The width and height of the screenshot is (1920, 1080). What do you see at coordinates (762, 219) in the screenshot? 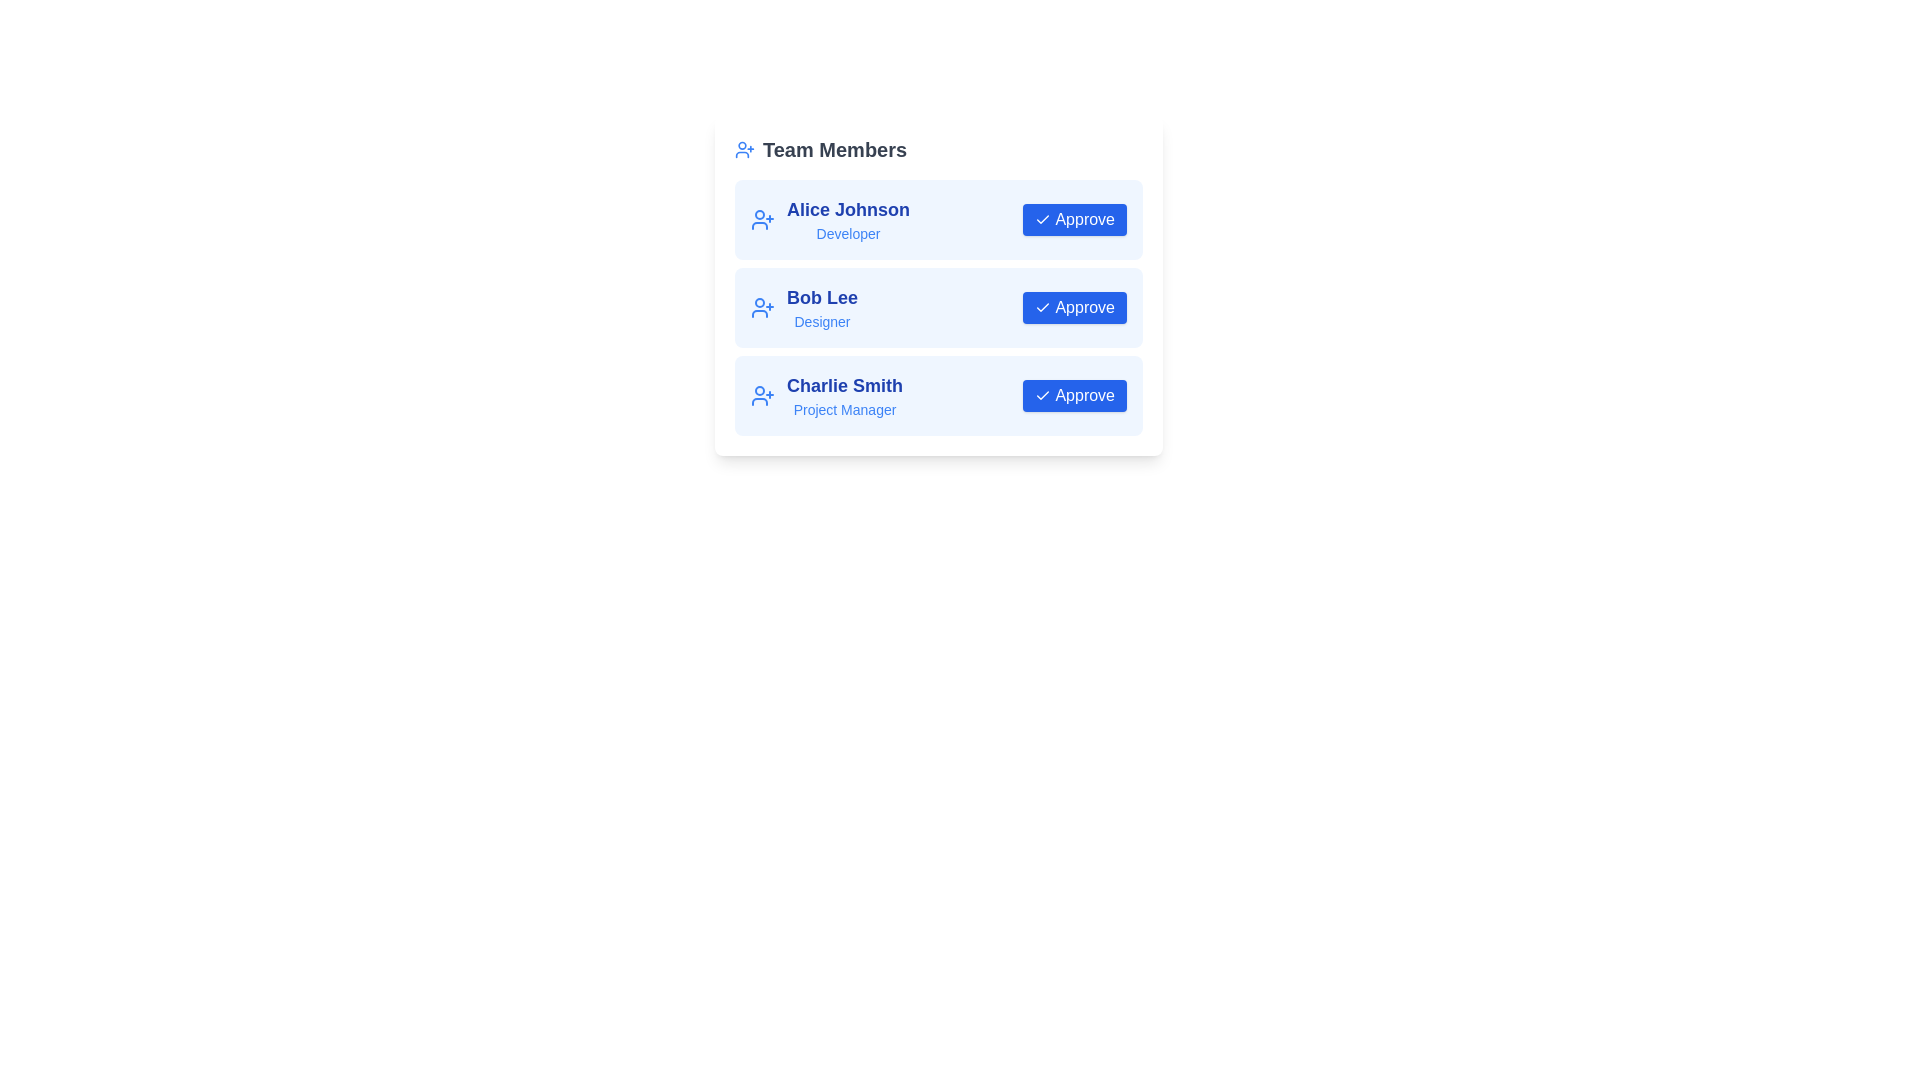
I see `the user-related SVG Icon associated with user management located at the top left corner of the 'Alice Johnson' box, near the text 'Alice Johnson Developer'` at bounding box center [762, 219].